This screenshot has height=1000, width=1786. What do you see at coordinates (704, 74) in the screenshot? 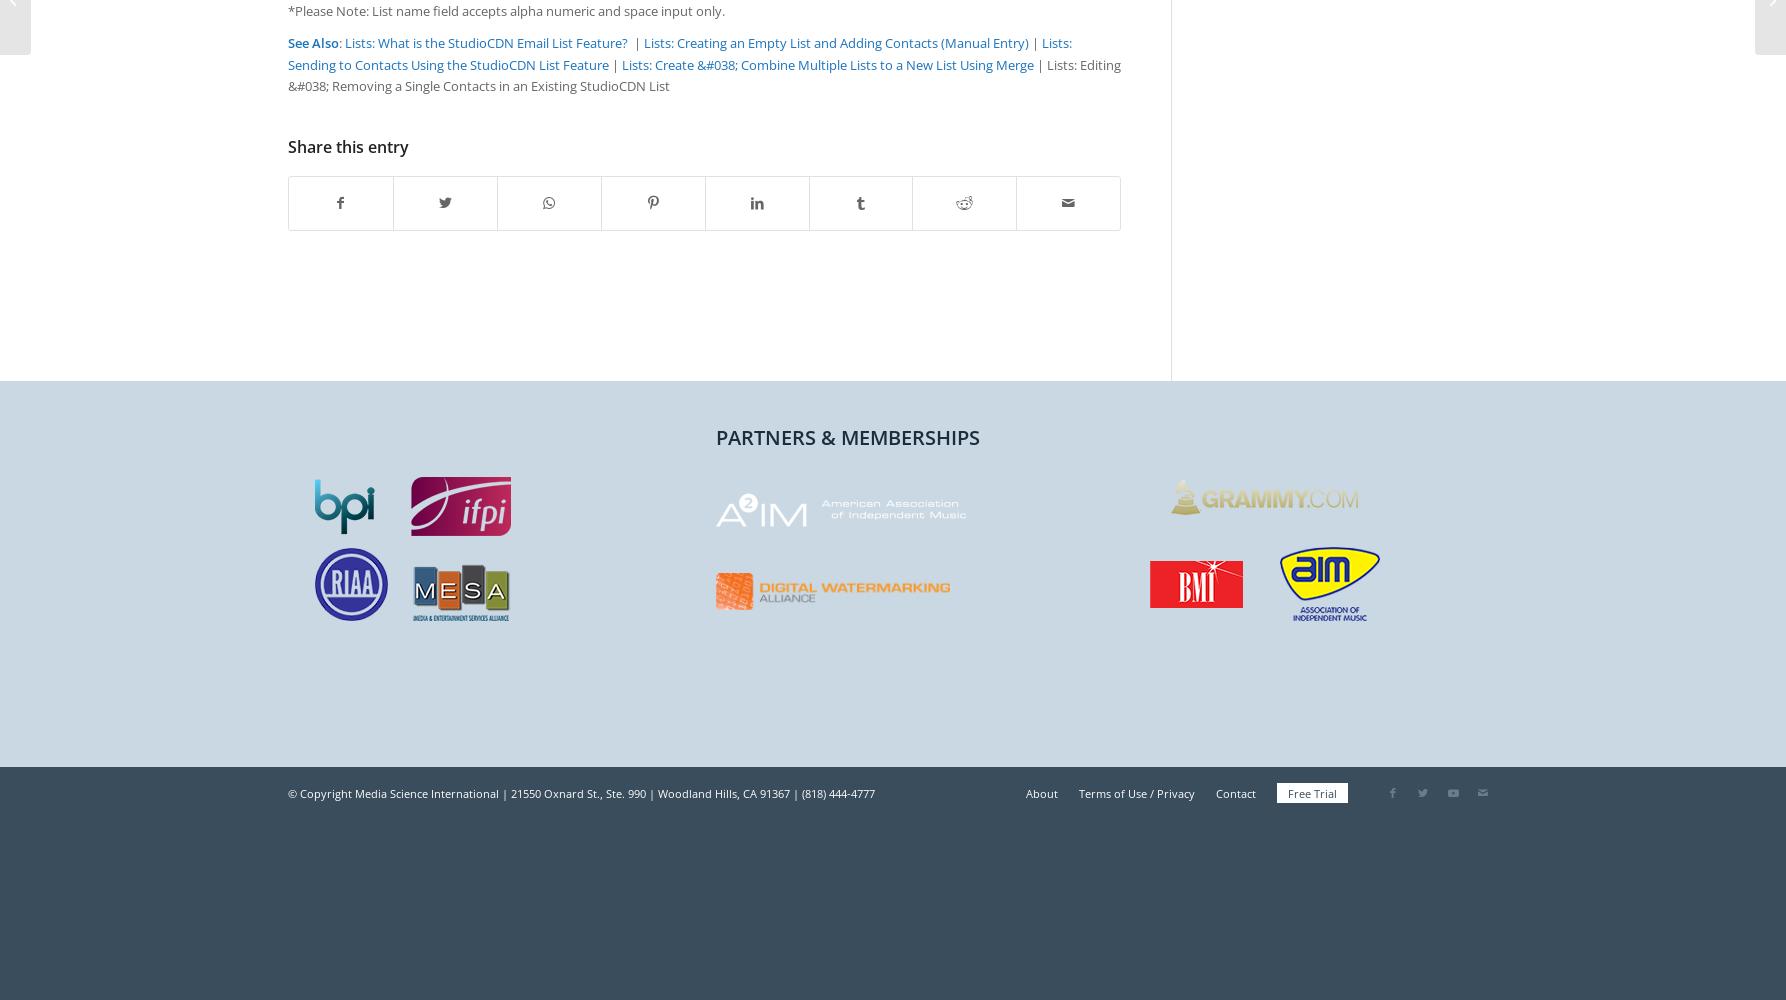
I see `'| Lists: Editing &#038; Removing a Single Contacts in an Existing StudioCDN List'` at bounding box center [704, 74].